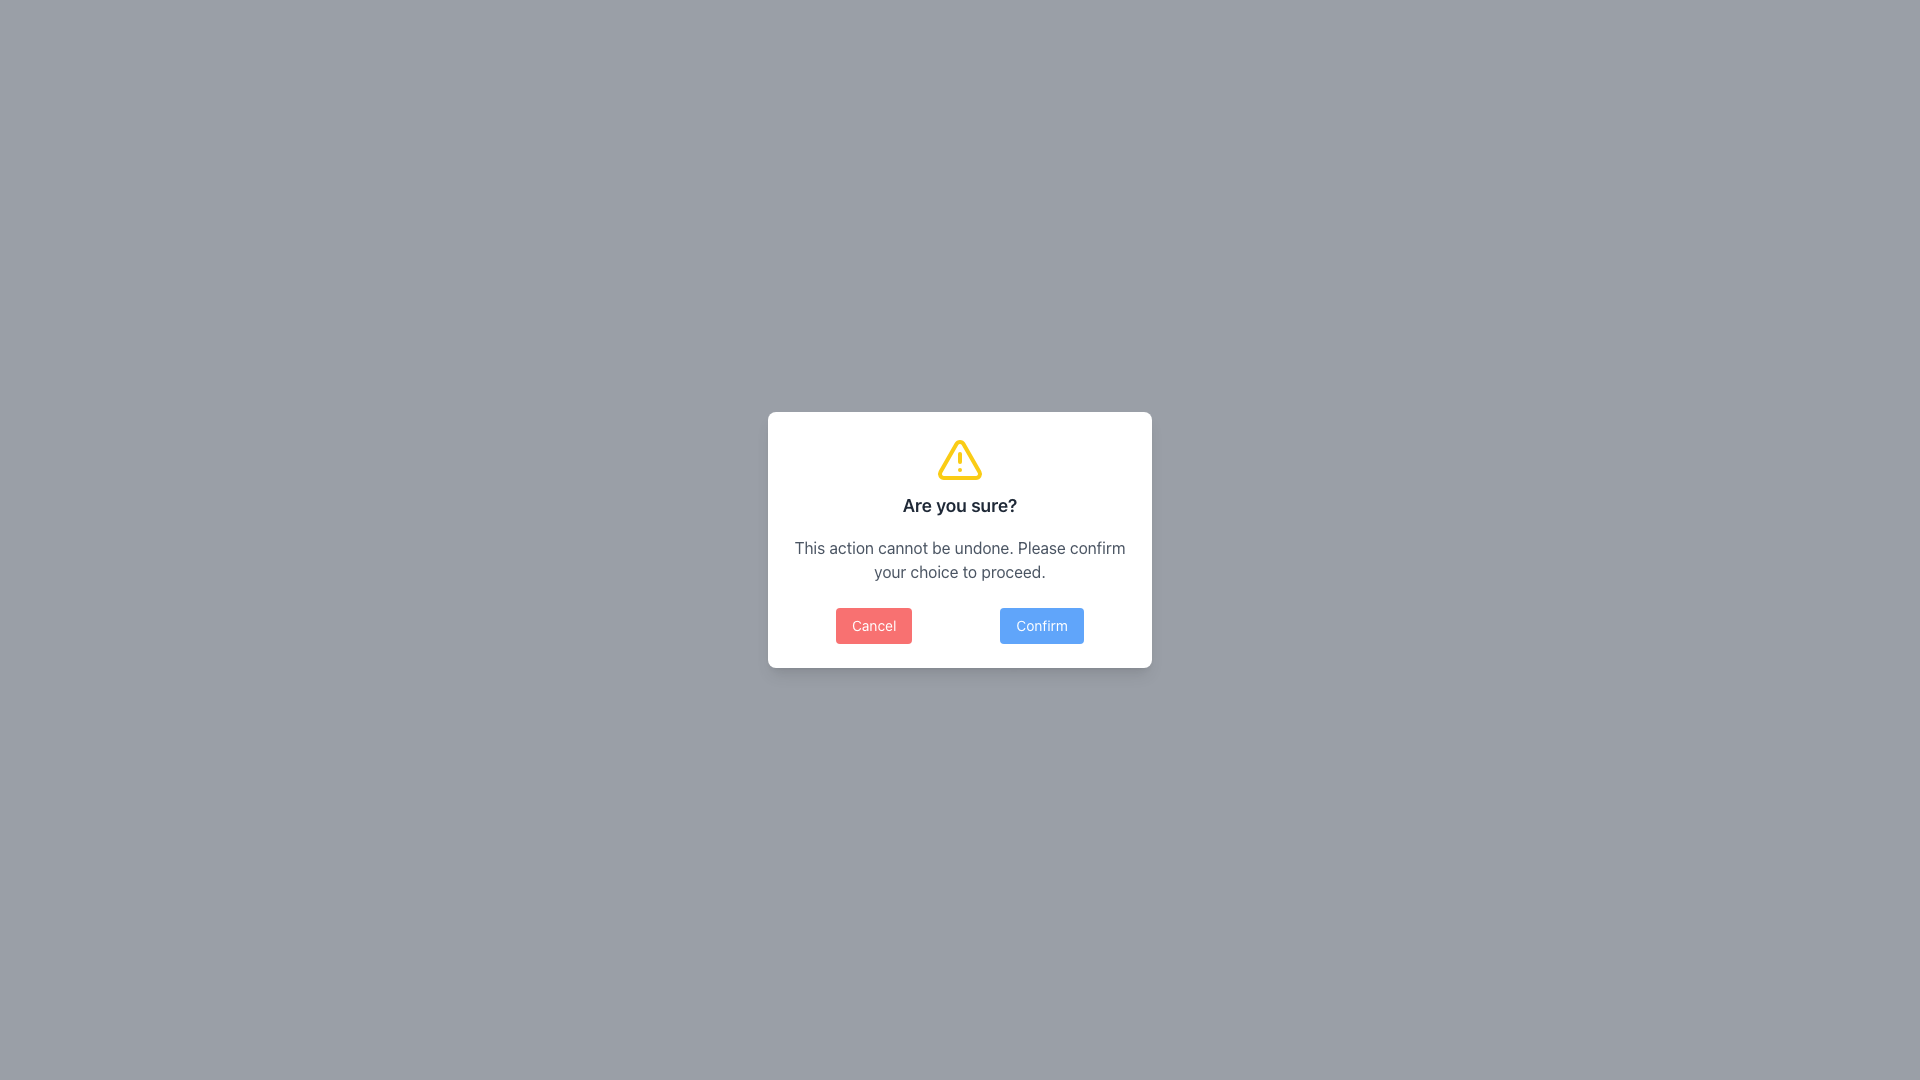  Describe the element at coordinates (873, 624) in the screenshot. I see `the 'Cancel' button, which is a red button with white text located in the bottom-left section of the modal dialog box` at that location.